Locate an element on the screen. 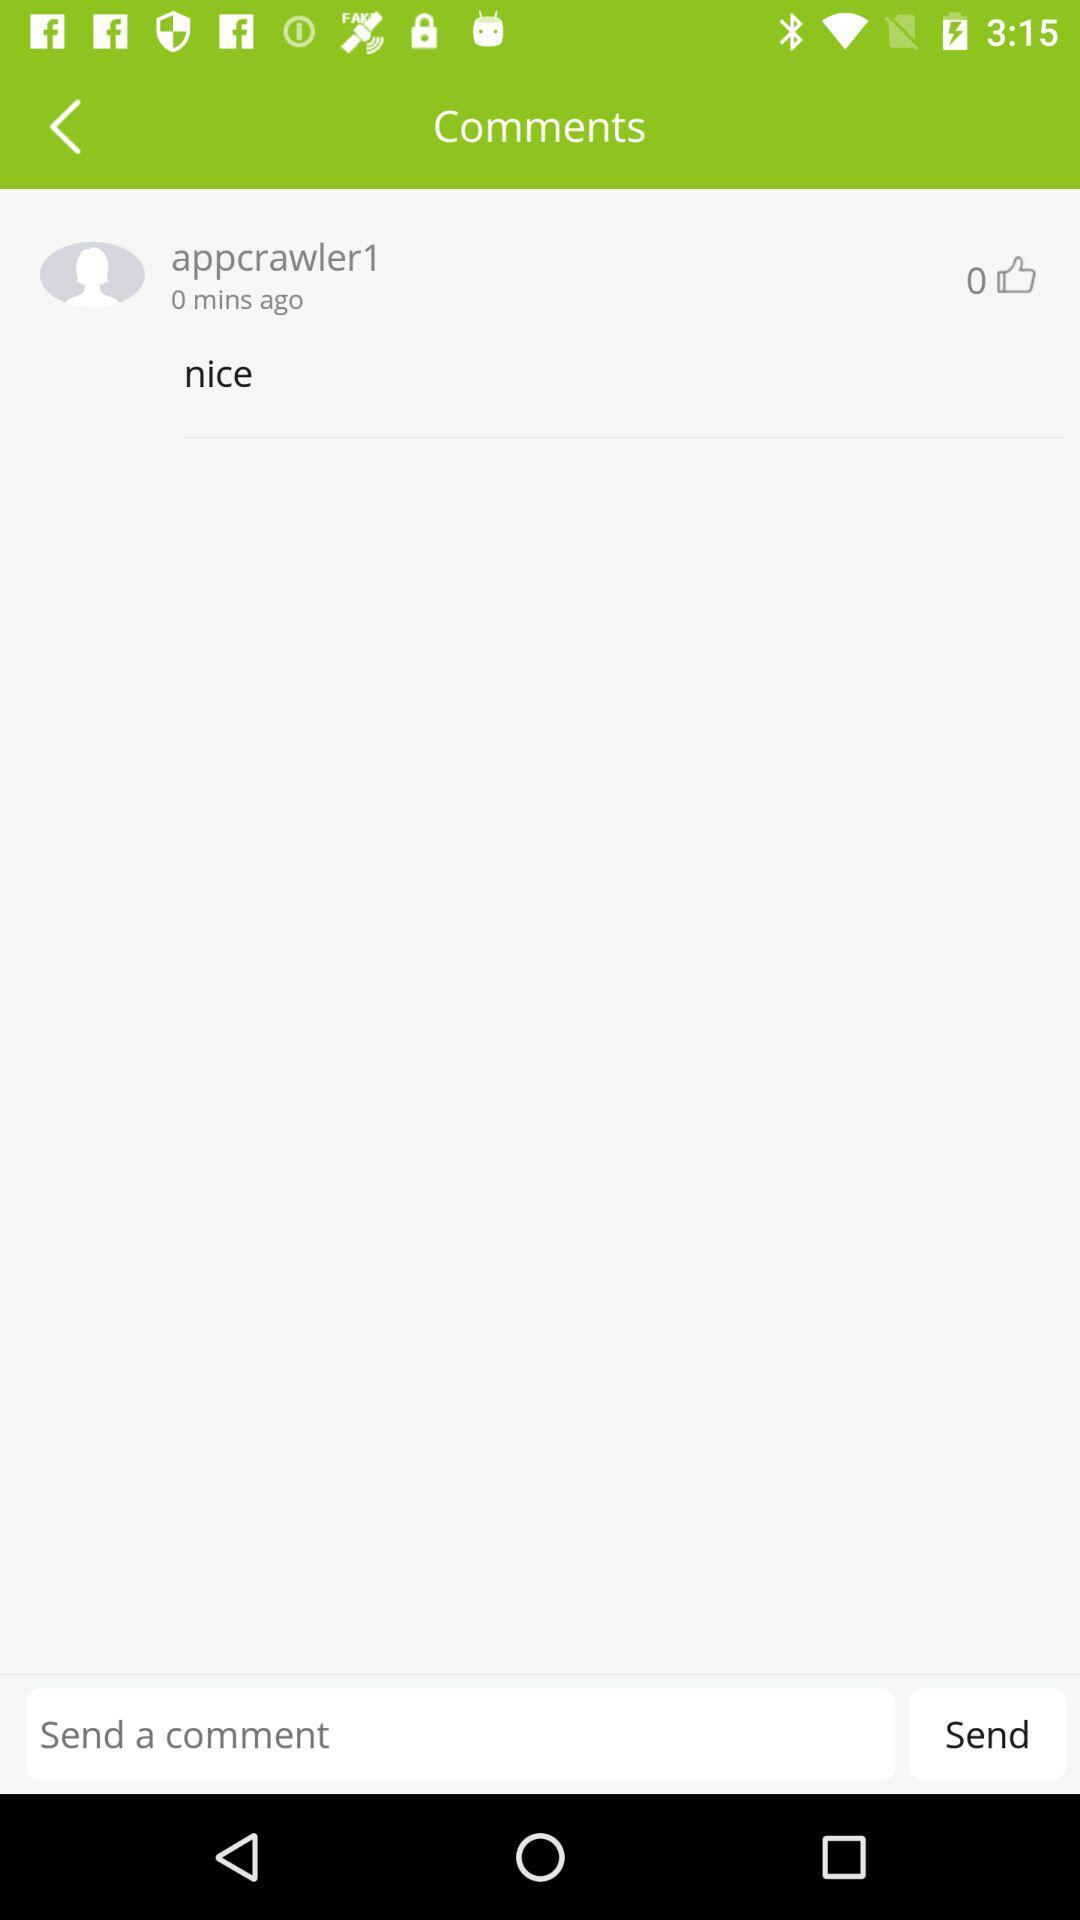 This screenshot has height=1920, width=1080. previous is located at coordinates (63, 124).